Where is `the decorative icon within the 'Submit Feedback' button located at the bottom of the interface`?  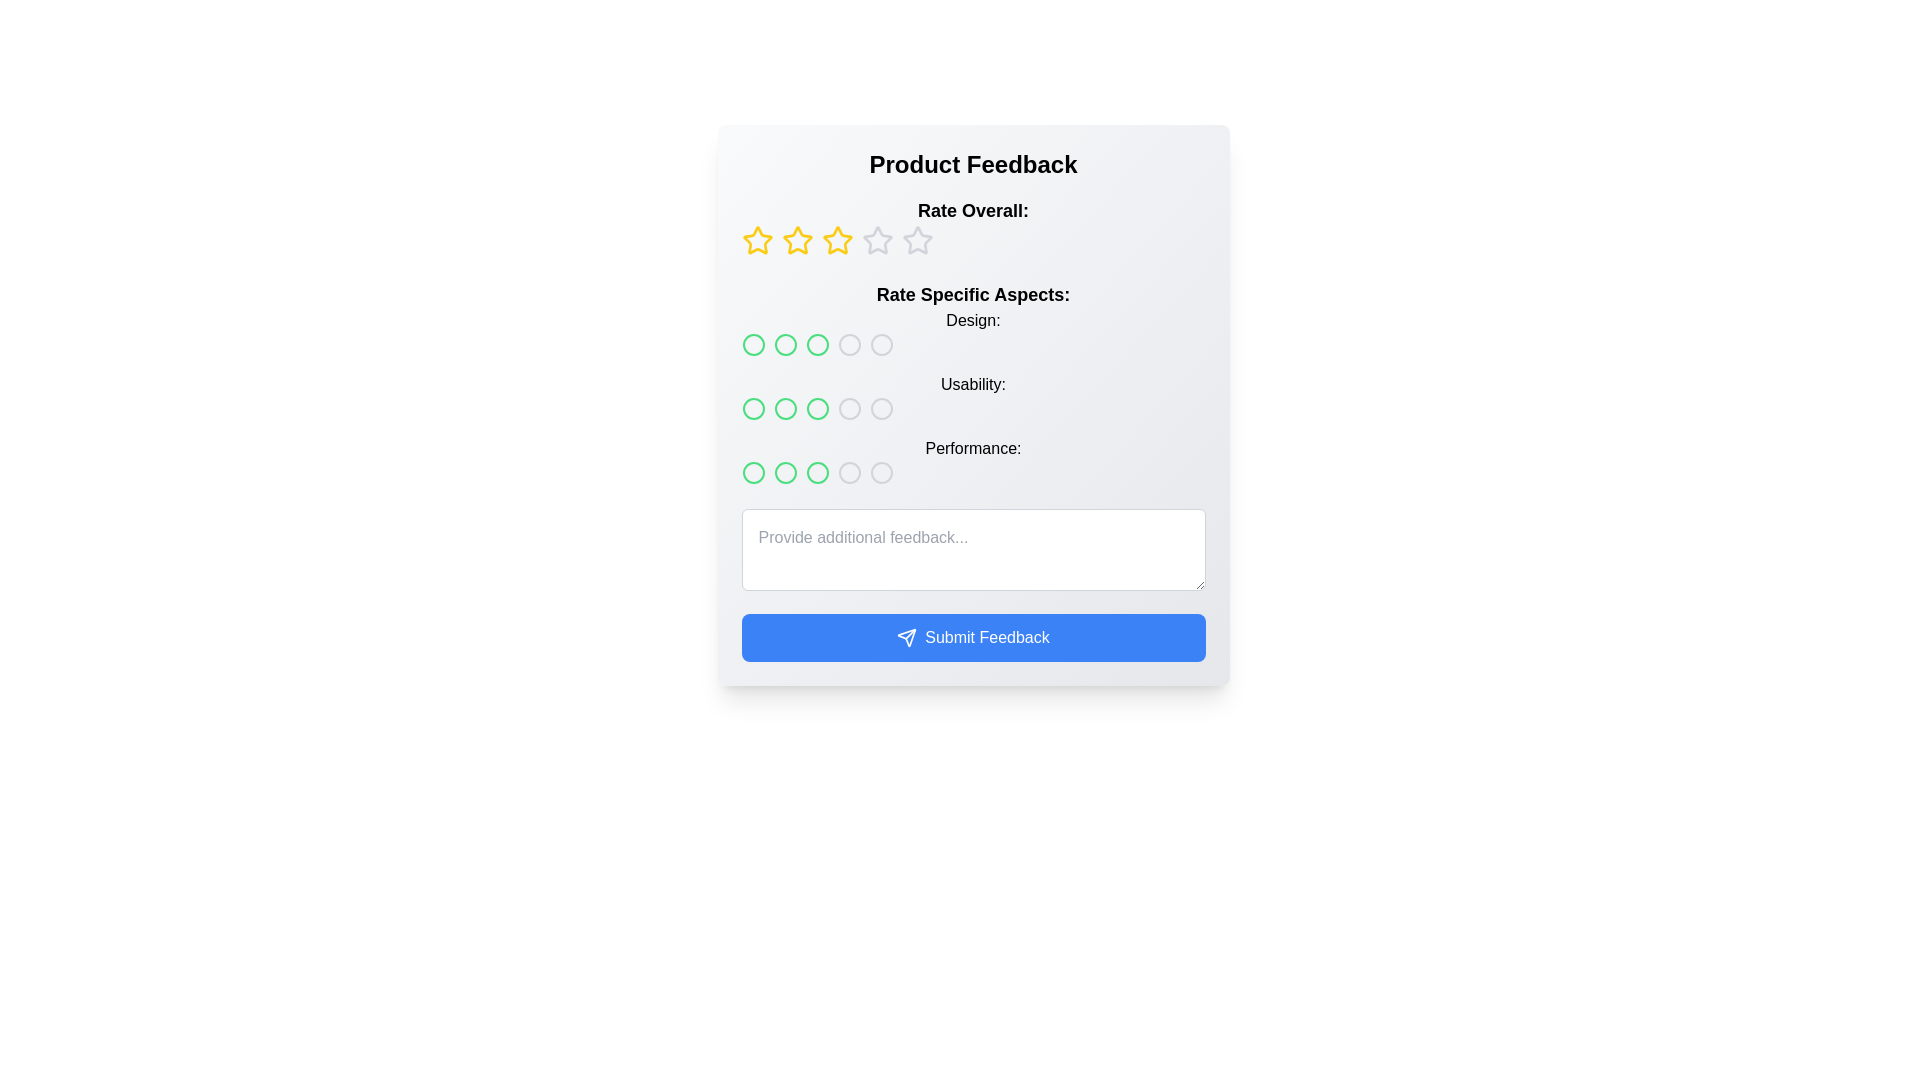 the decorative icon within the 'Submit Feedback' button located at the bottom of the interface is located at coordinates (906, 636).